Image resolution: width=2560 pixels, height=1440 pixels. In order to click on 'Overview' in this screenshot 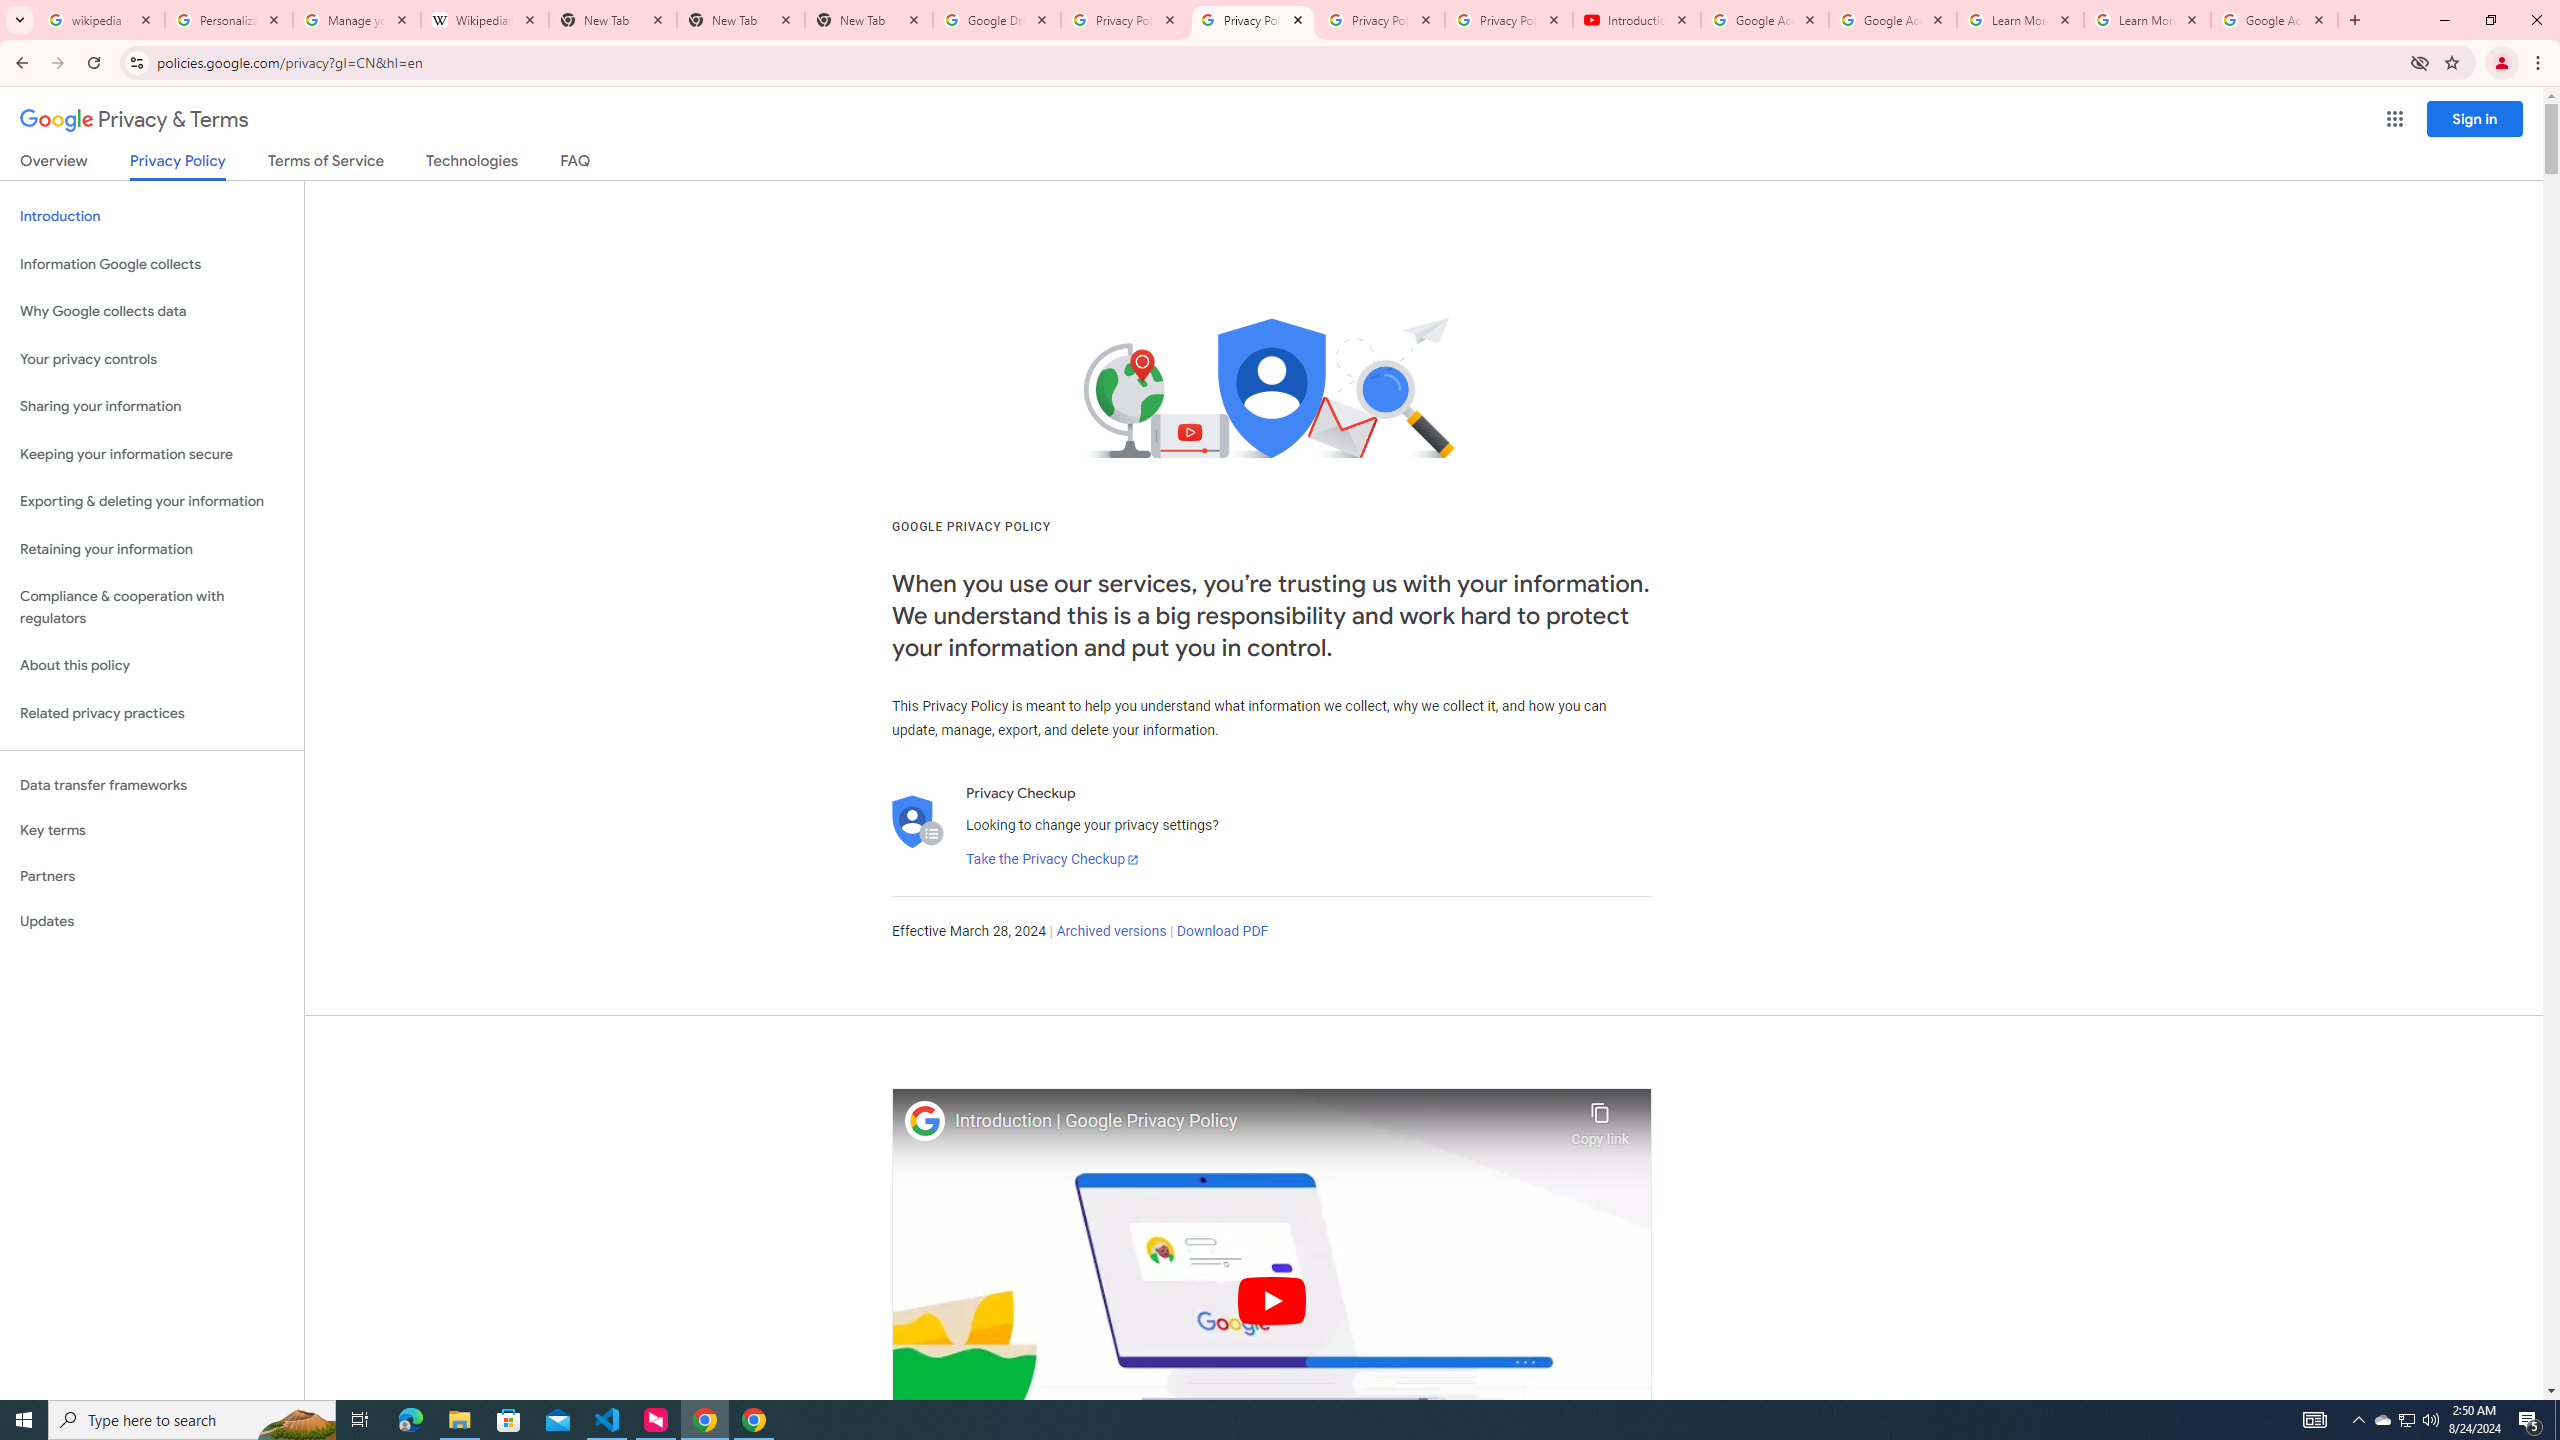, I will do `click(52, 164)`.